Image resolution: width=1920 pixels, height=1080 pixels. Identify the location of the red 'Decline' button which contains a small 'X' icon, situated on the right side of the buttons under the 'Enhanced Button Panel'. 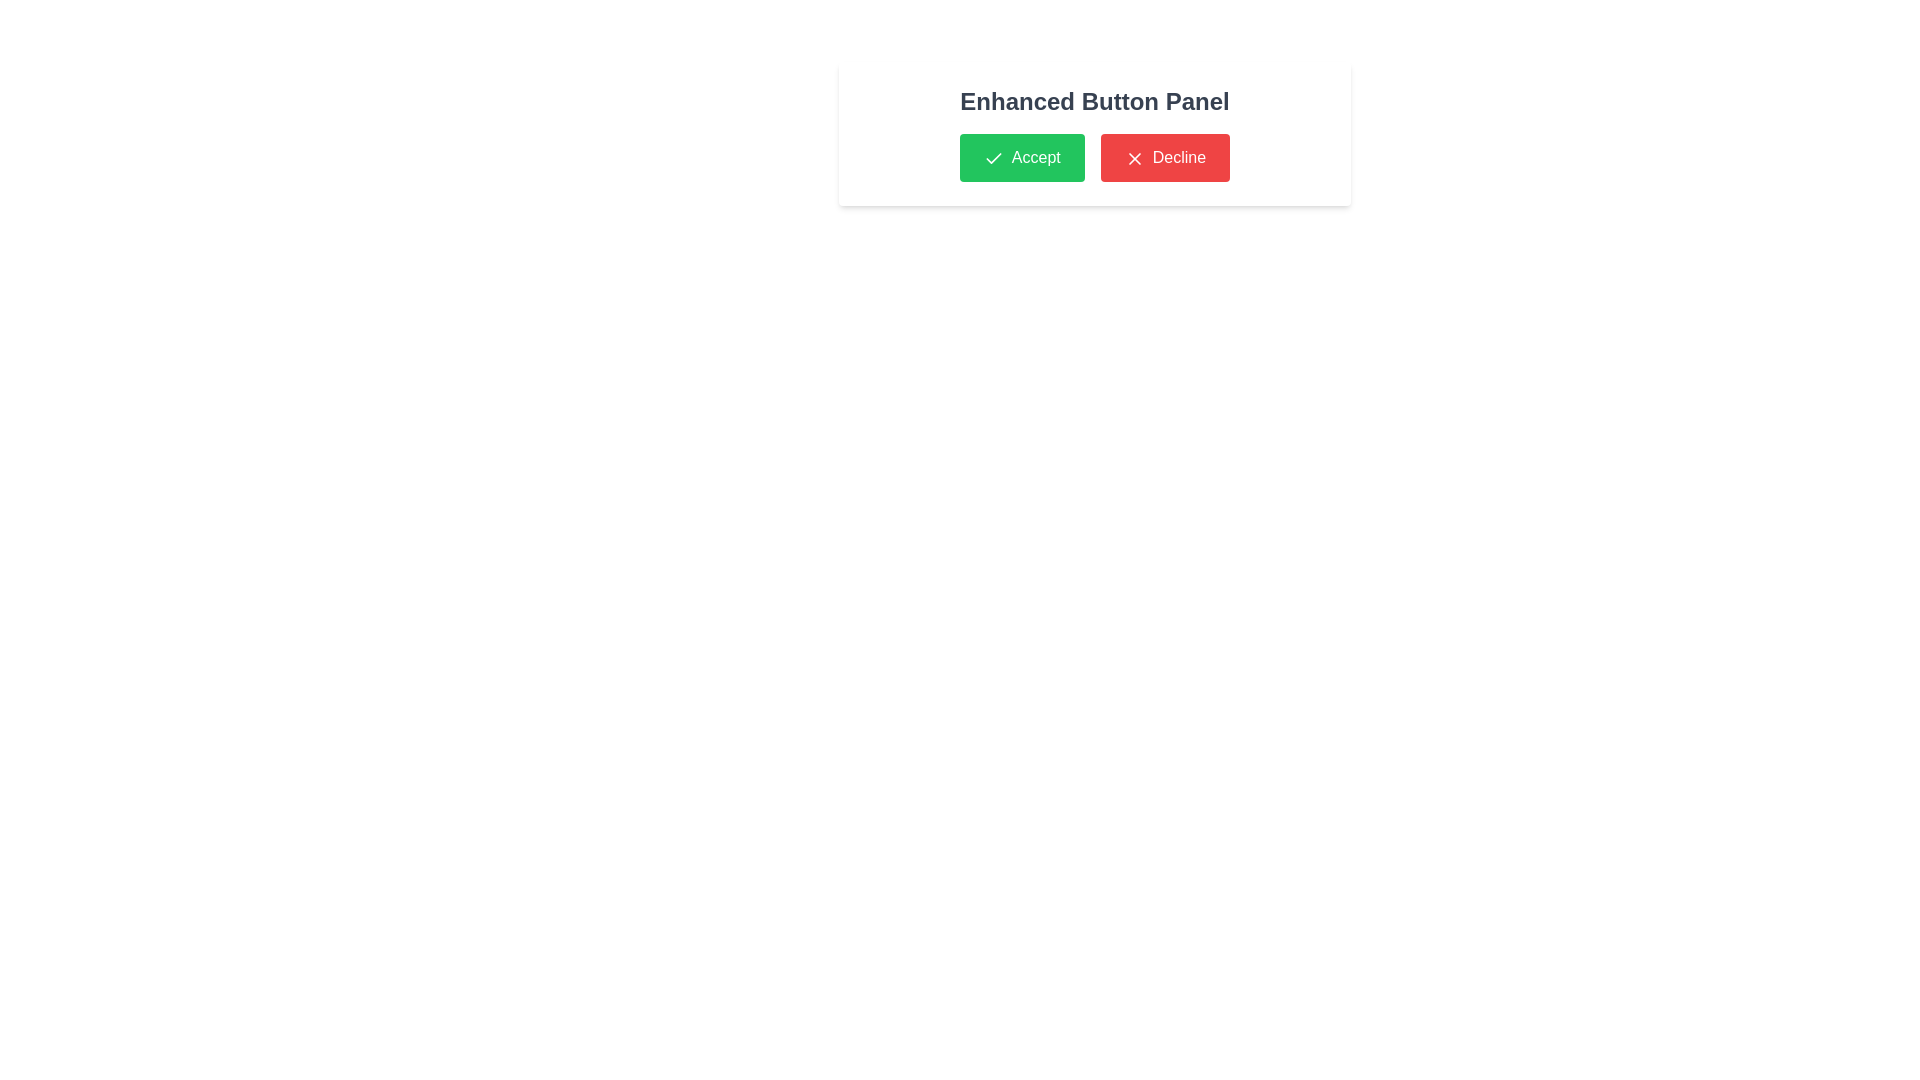
(1134, 157).